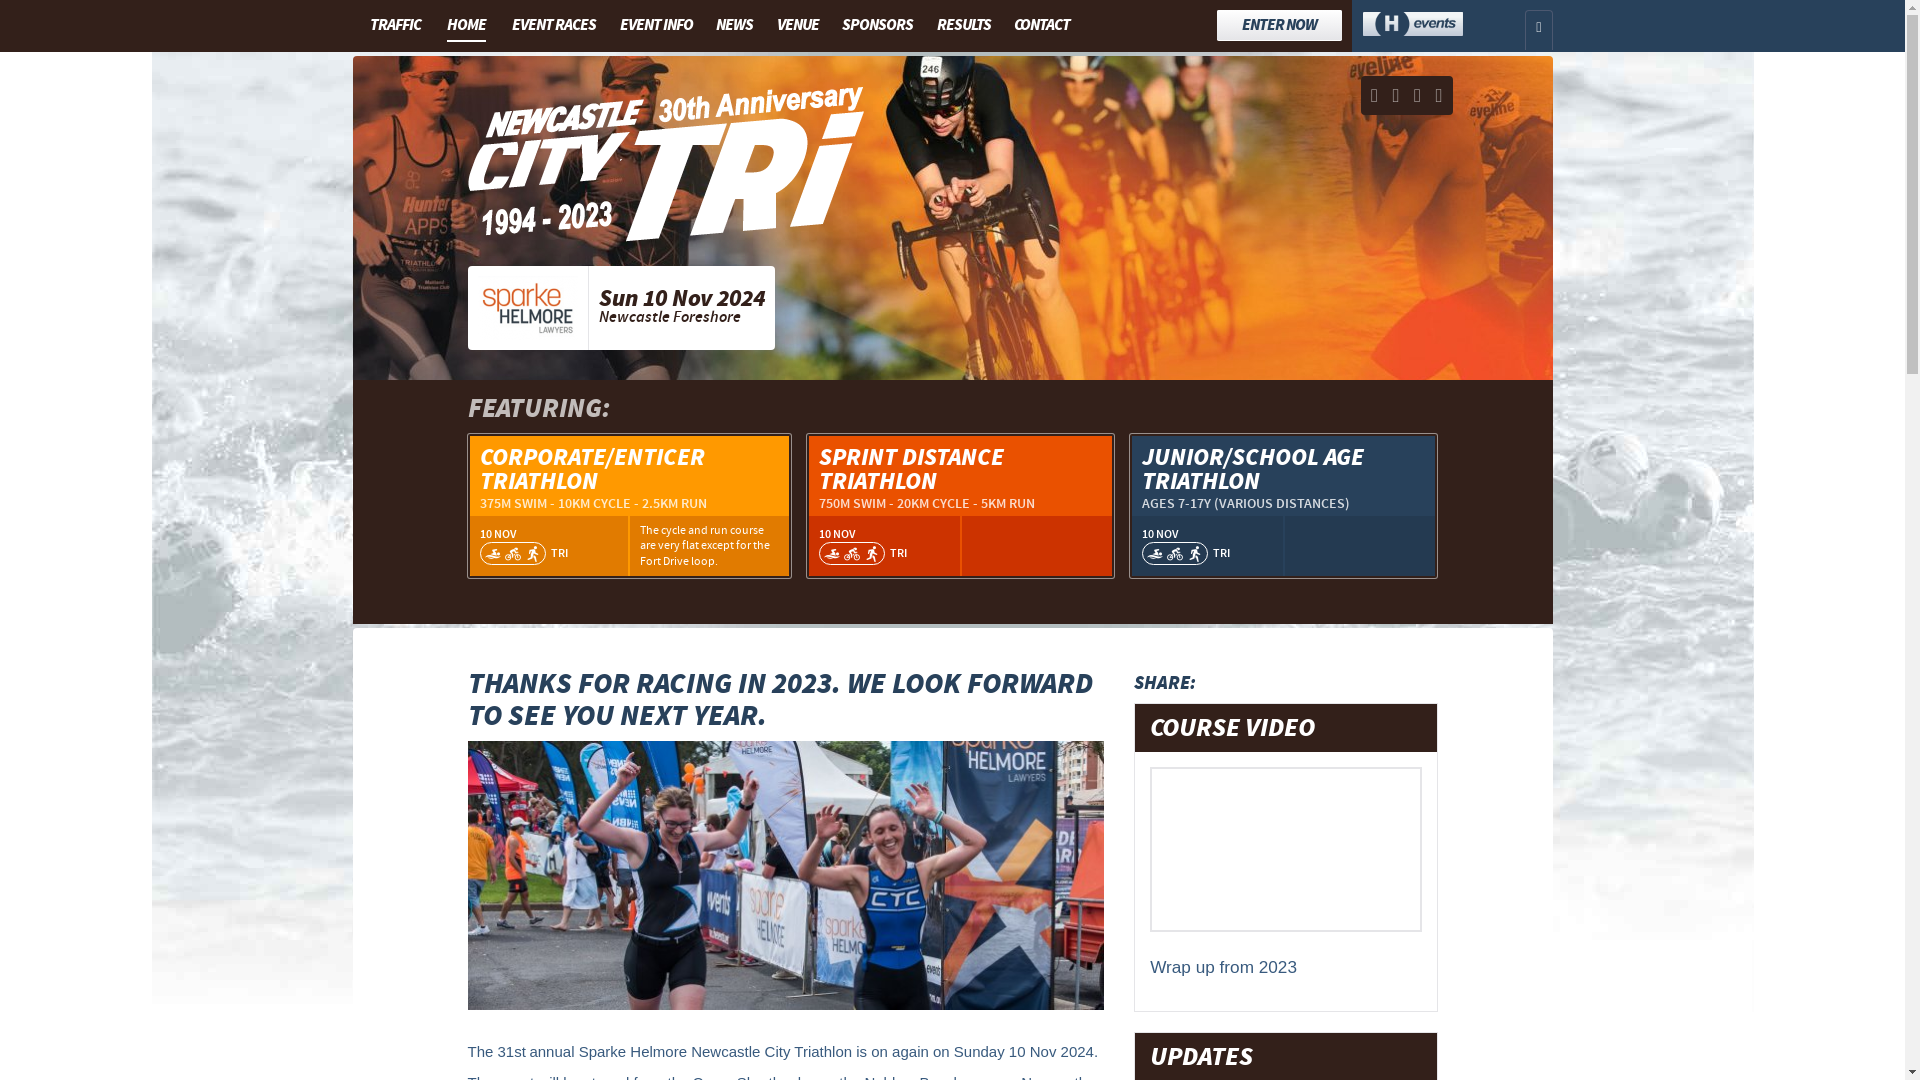  What do you see at coordinates (1040, 24) in the screenshot?
I see `'CONTACT'` at bounding box center [1040, 24].